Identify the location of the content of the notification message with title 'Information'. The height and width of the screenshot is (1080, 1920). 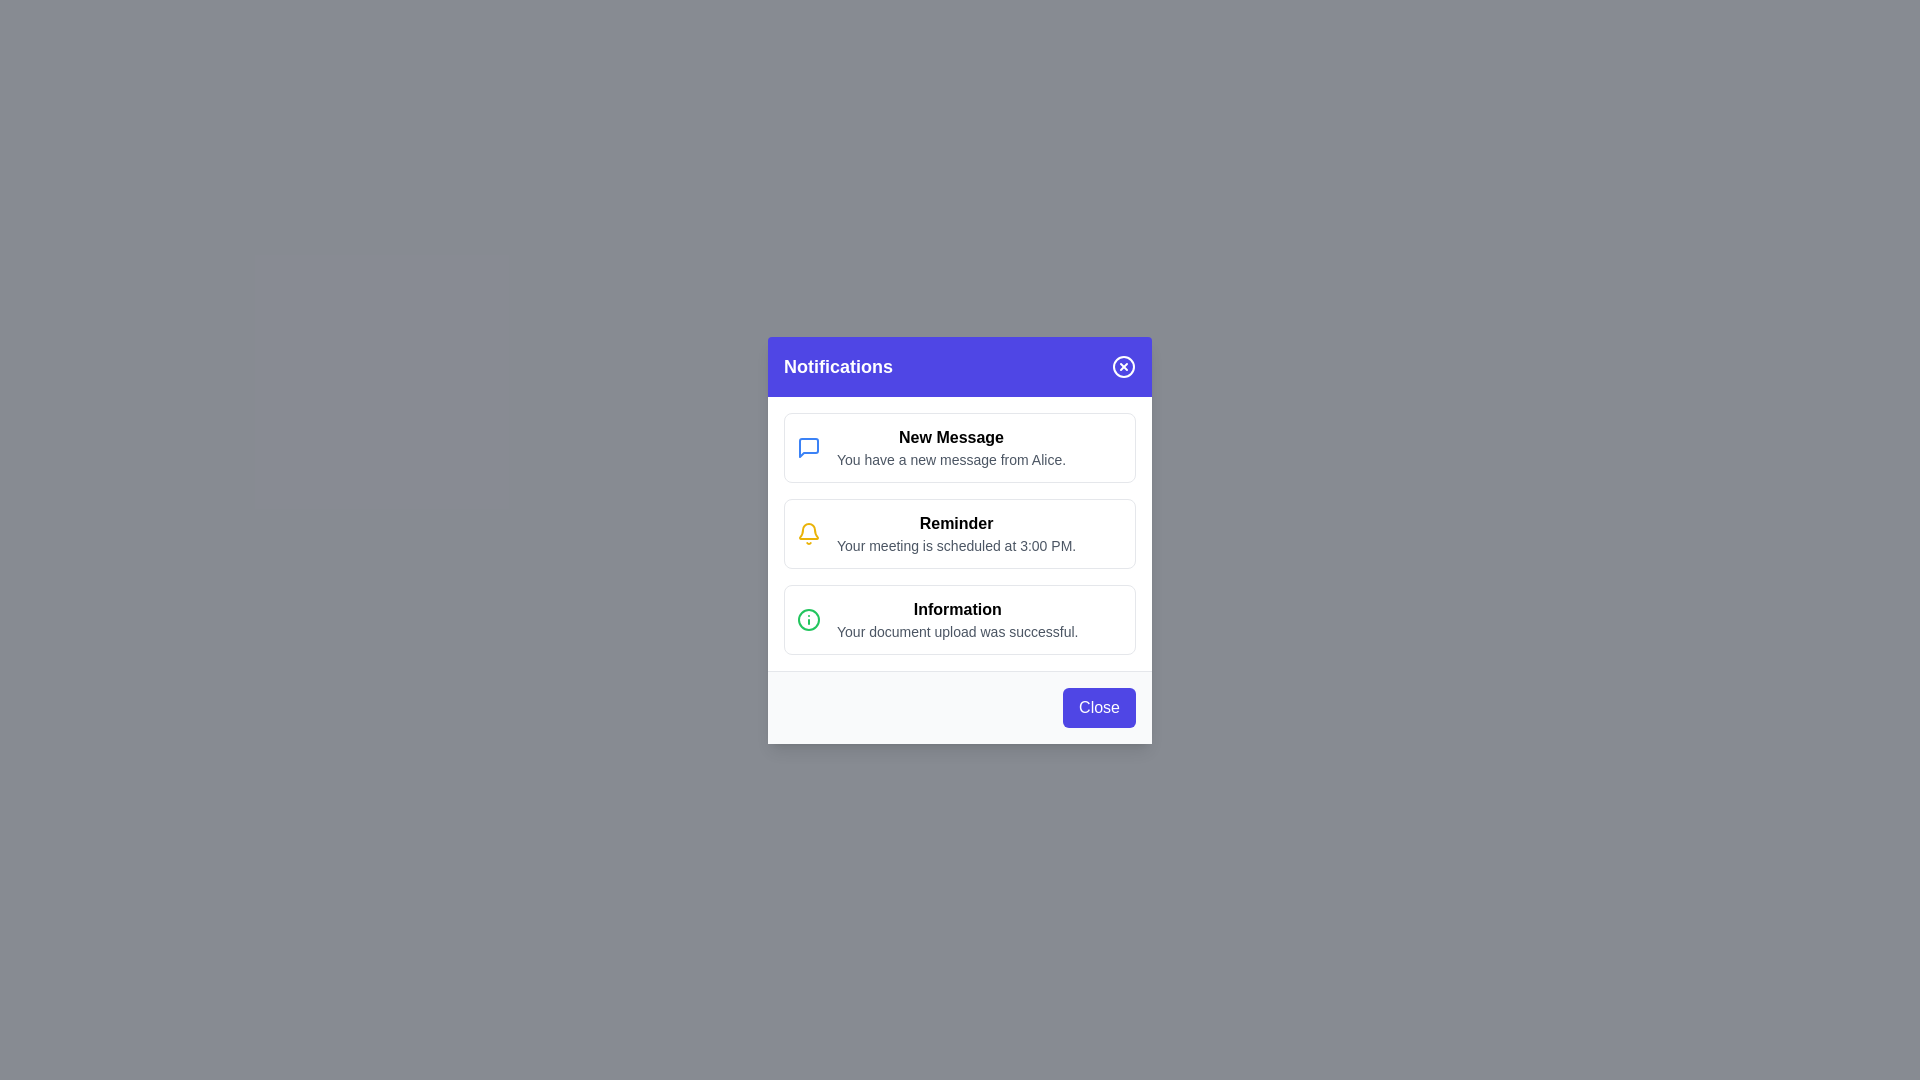
(960, 618).